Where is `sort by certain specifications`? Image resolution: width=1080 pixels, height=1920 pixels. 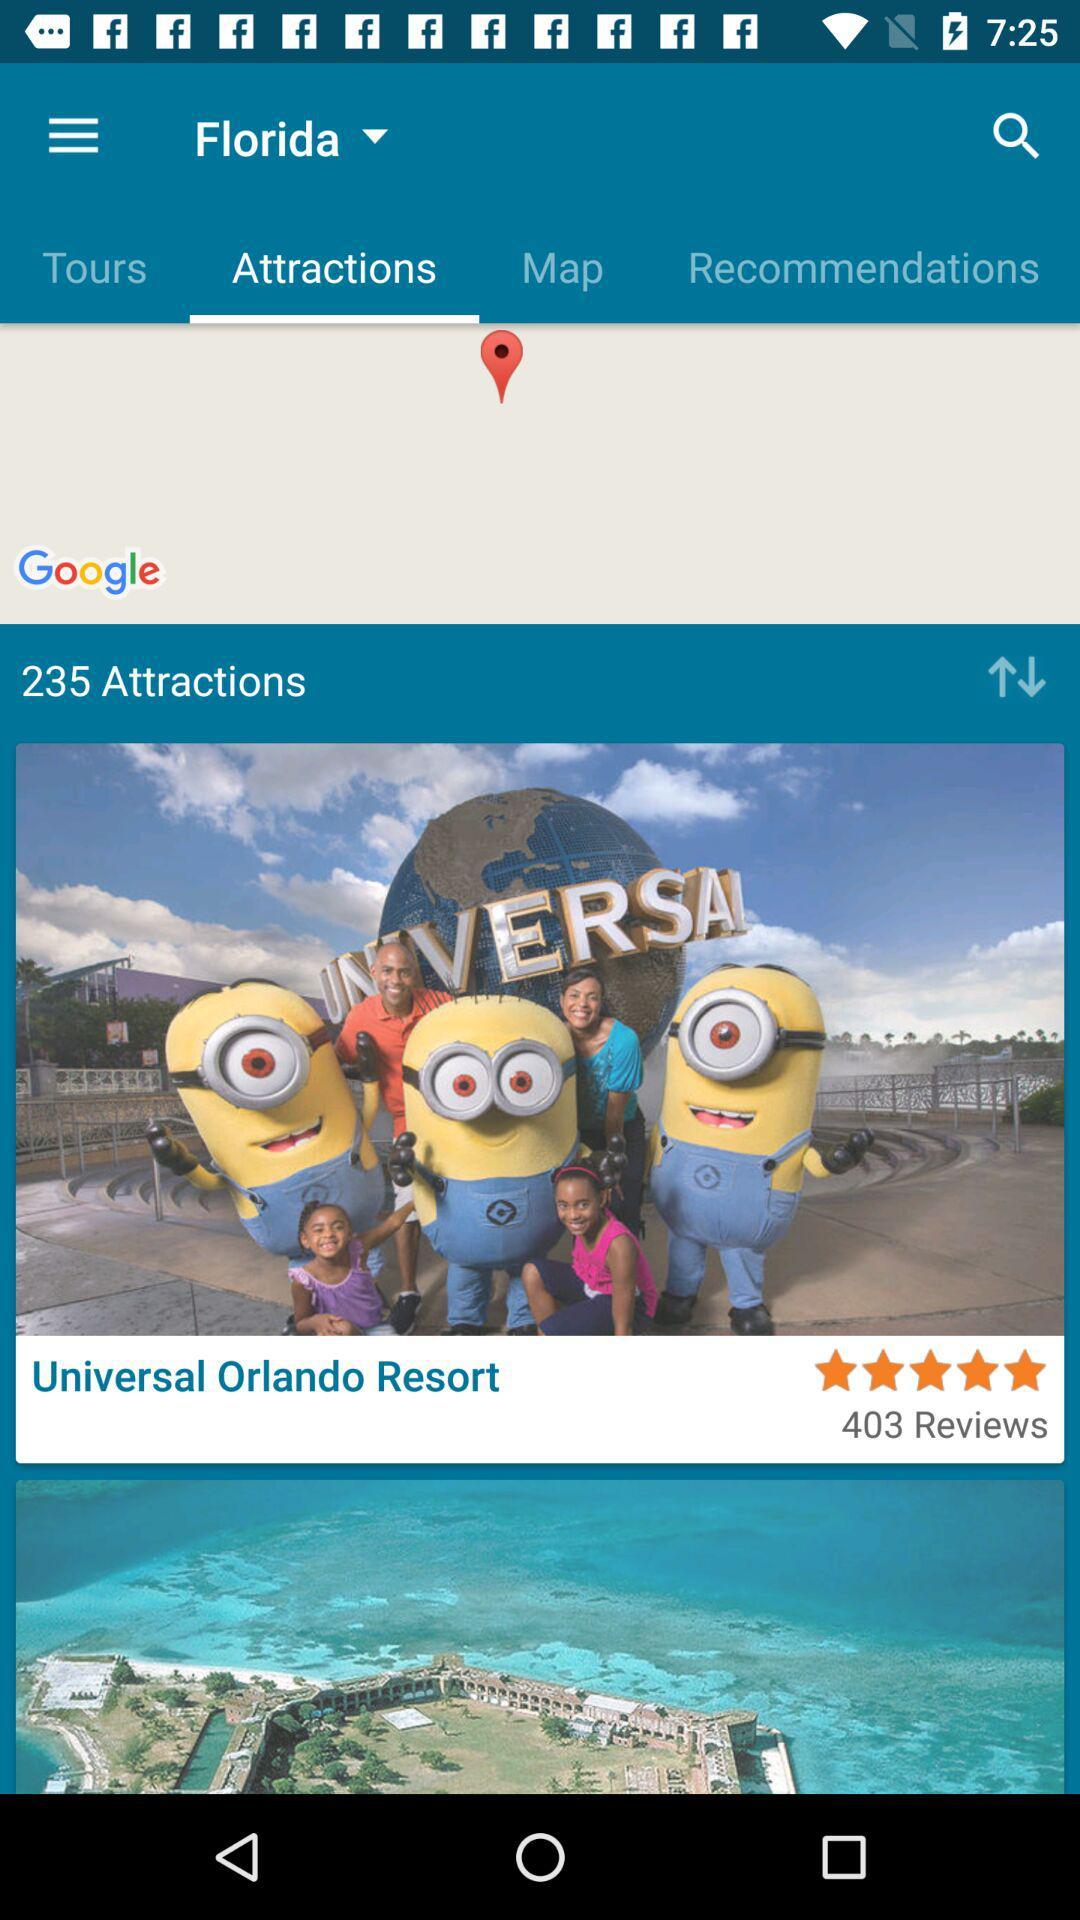
sort by certain specifications is located at coordinates (1011, 679).